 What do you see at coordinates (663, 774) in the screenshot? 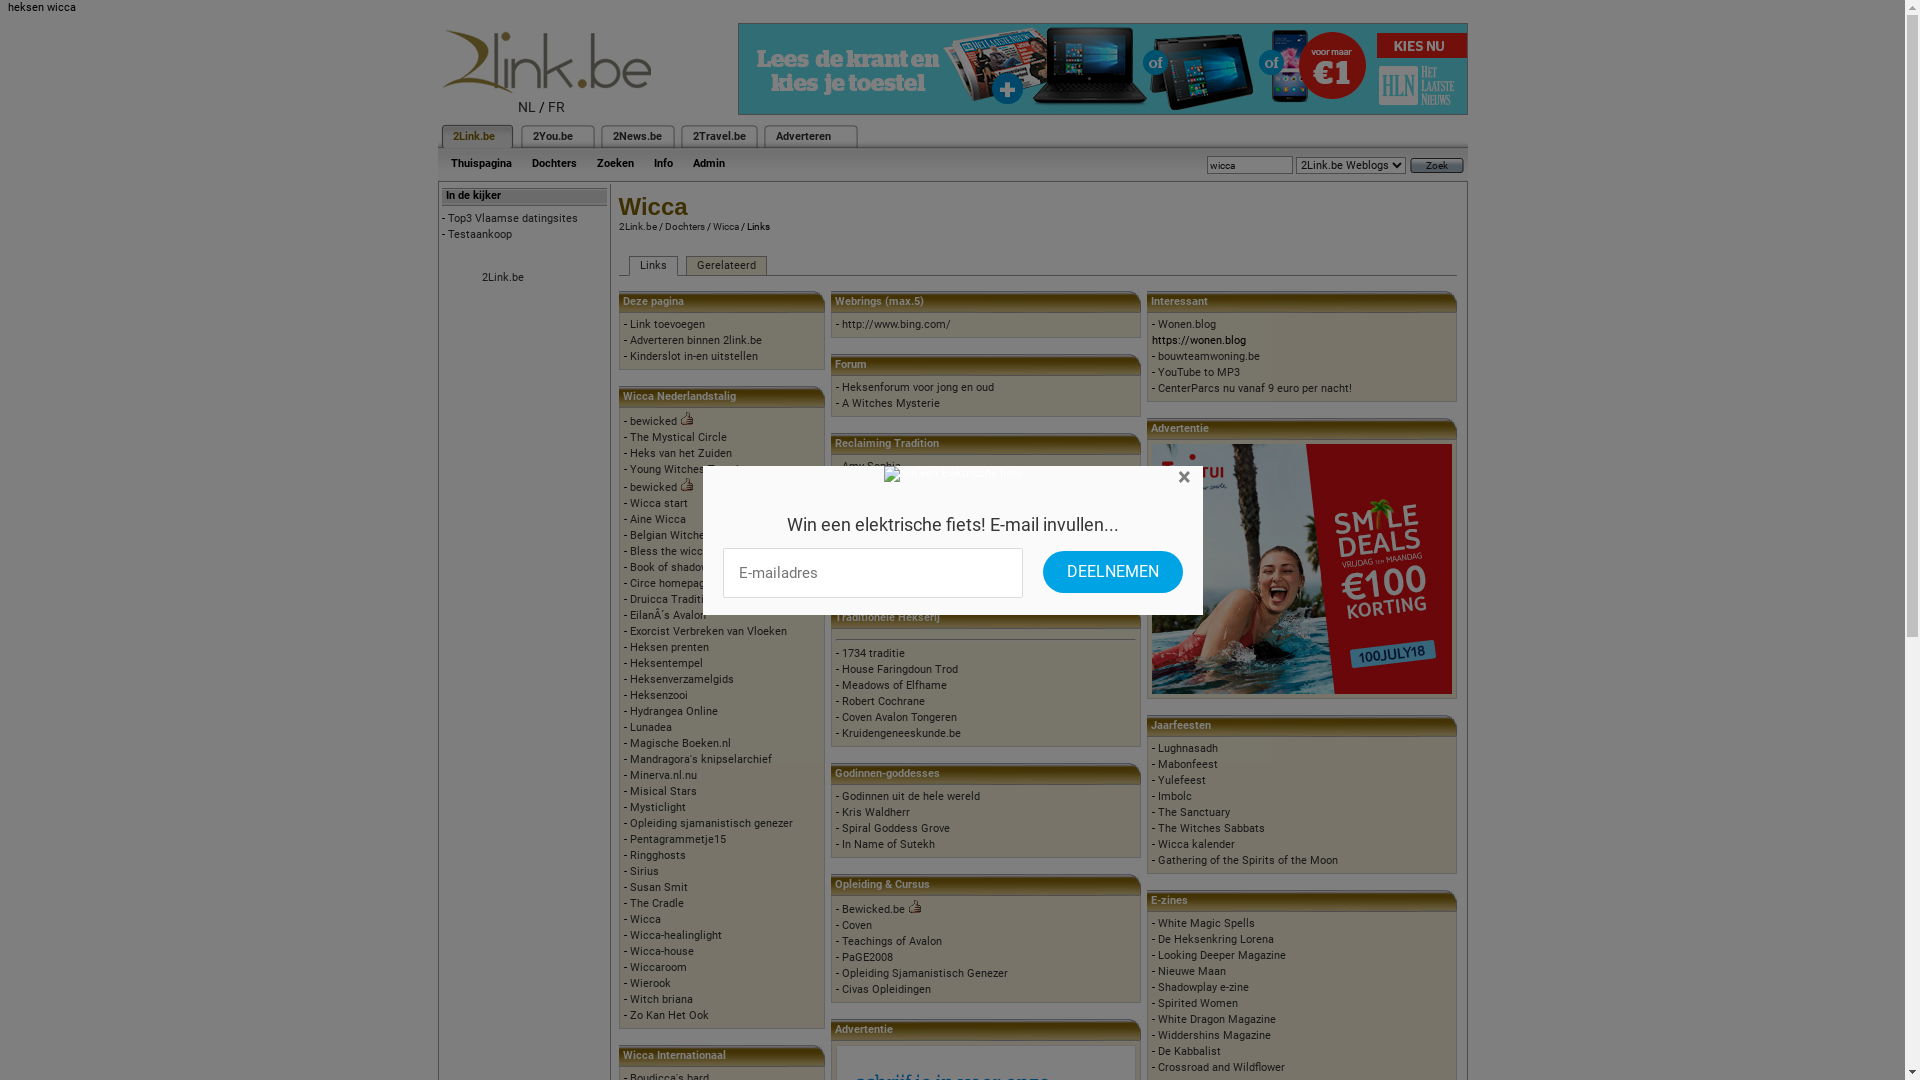
I see `'Minerva.nl.nu'` at bounding box center [663, 774].